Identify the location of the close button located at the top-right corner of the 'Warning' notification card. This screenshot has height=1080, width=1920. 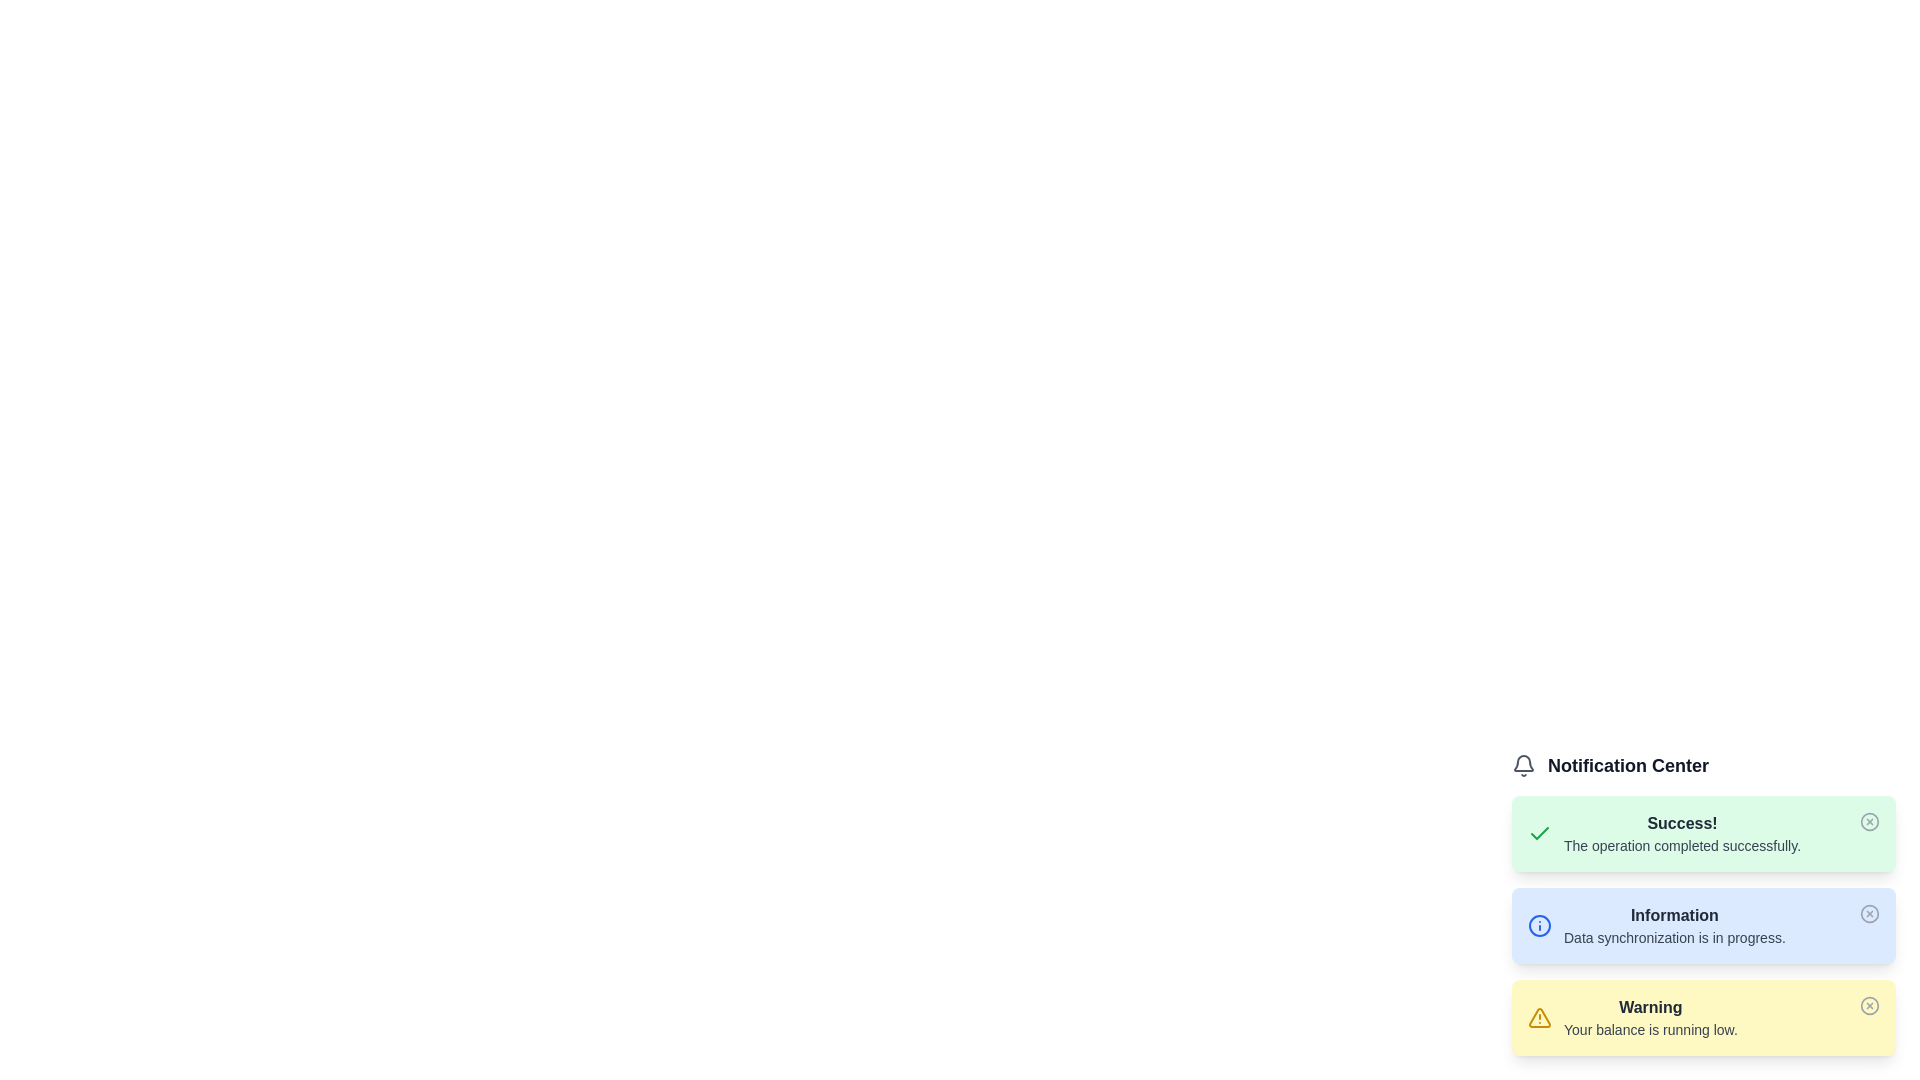
(1869, 1006).